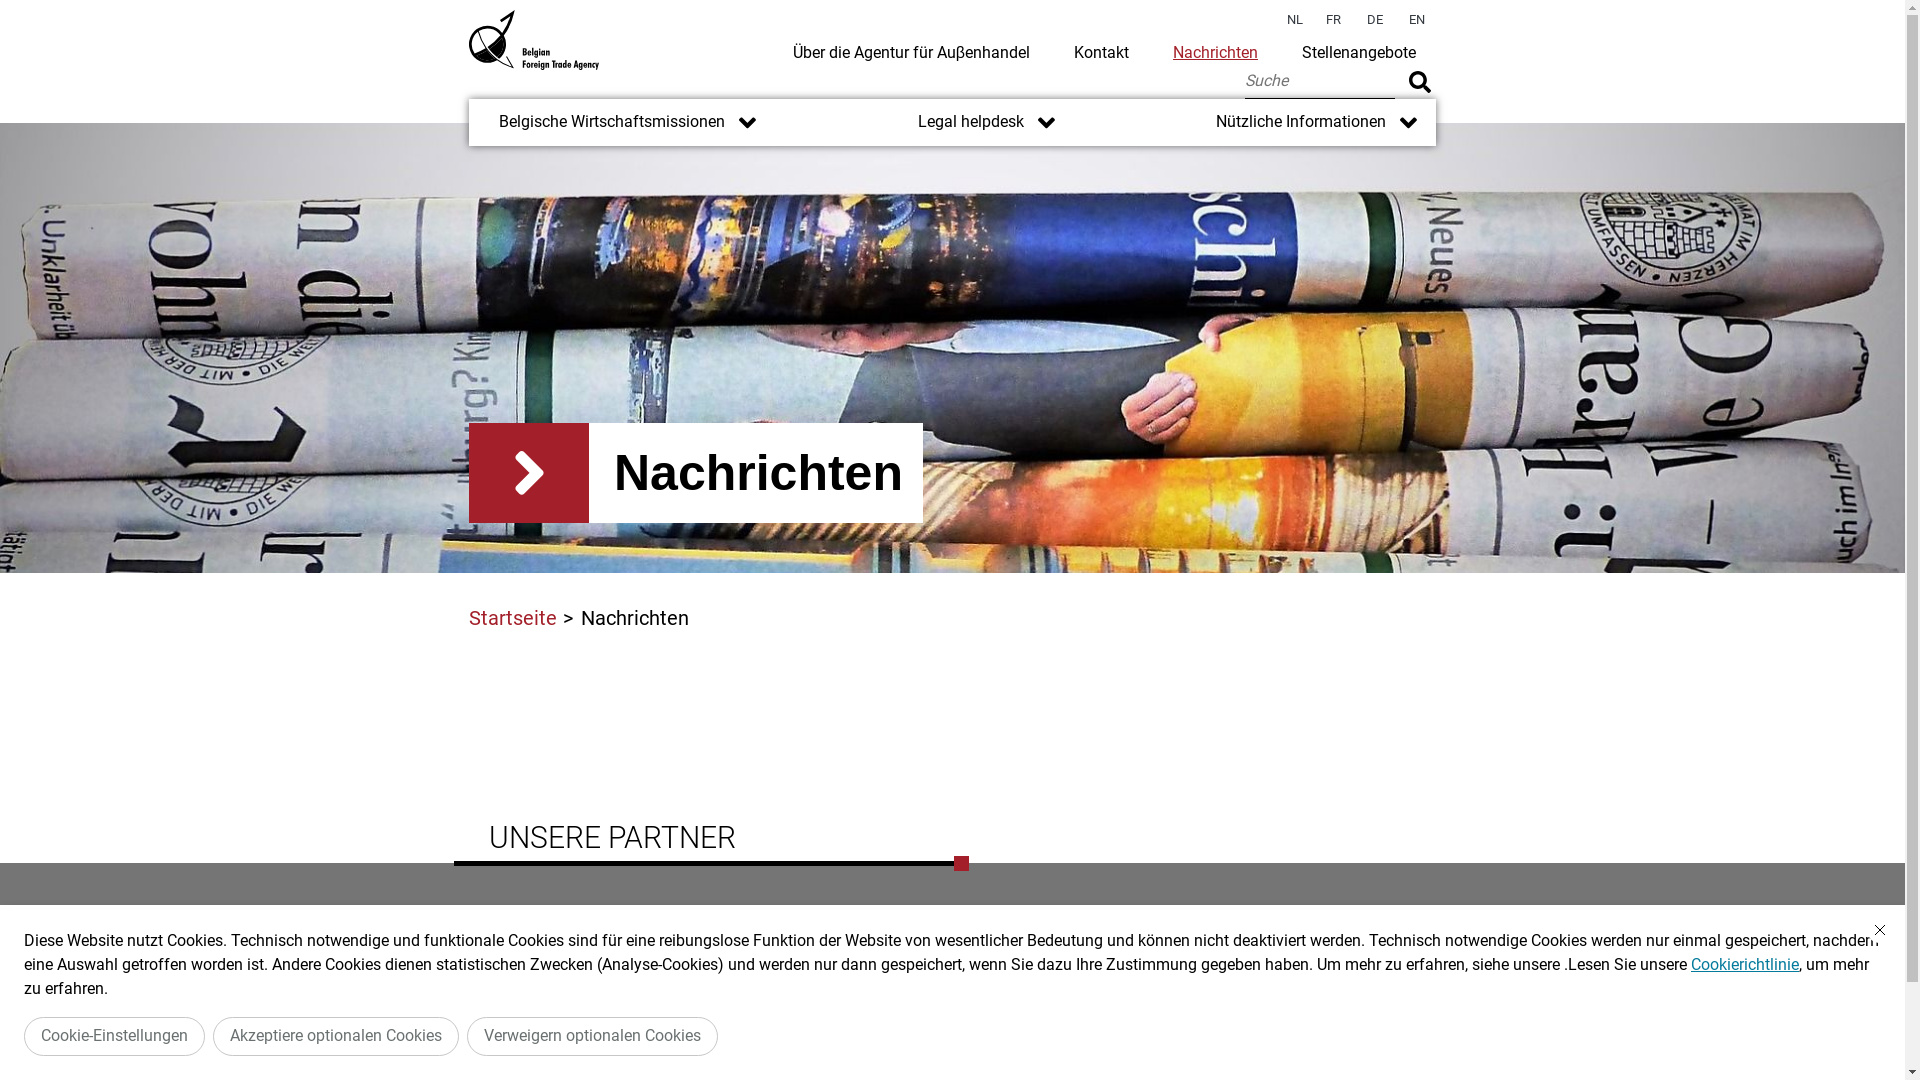  What do you see at coordinates (1033, 122) in the screenshot?
I see `'Open submenu'` at bounding box center [1033, 122].